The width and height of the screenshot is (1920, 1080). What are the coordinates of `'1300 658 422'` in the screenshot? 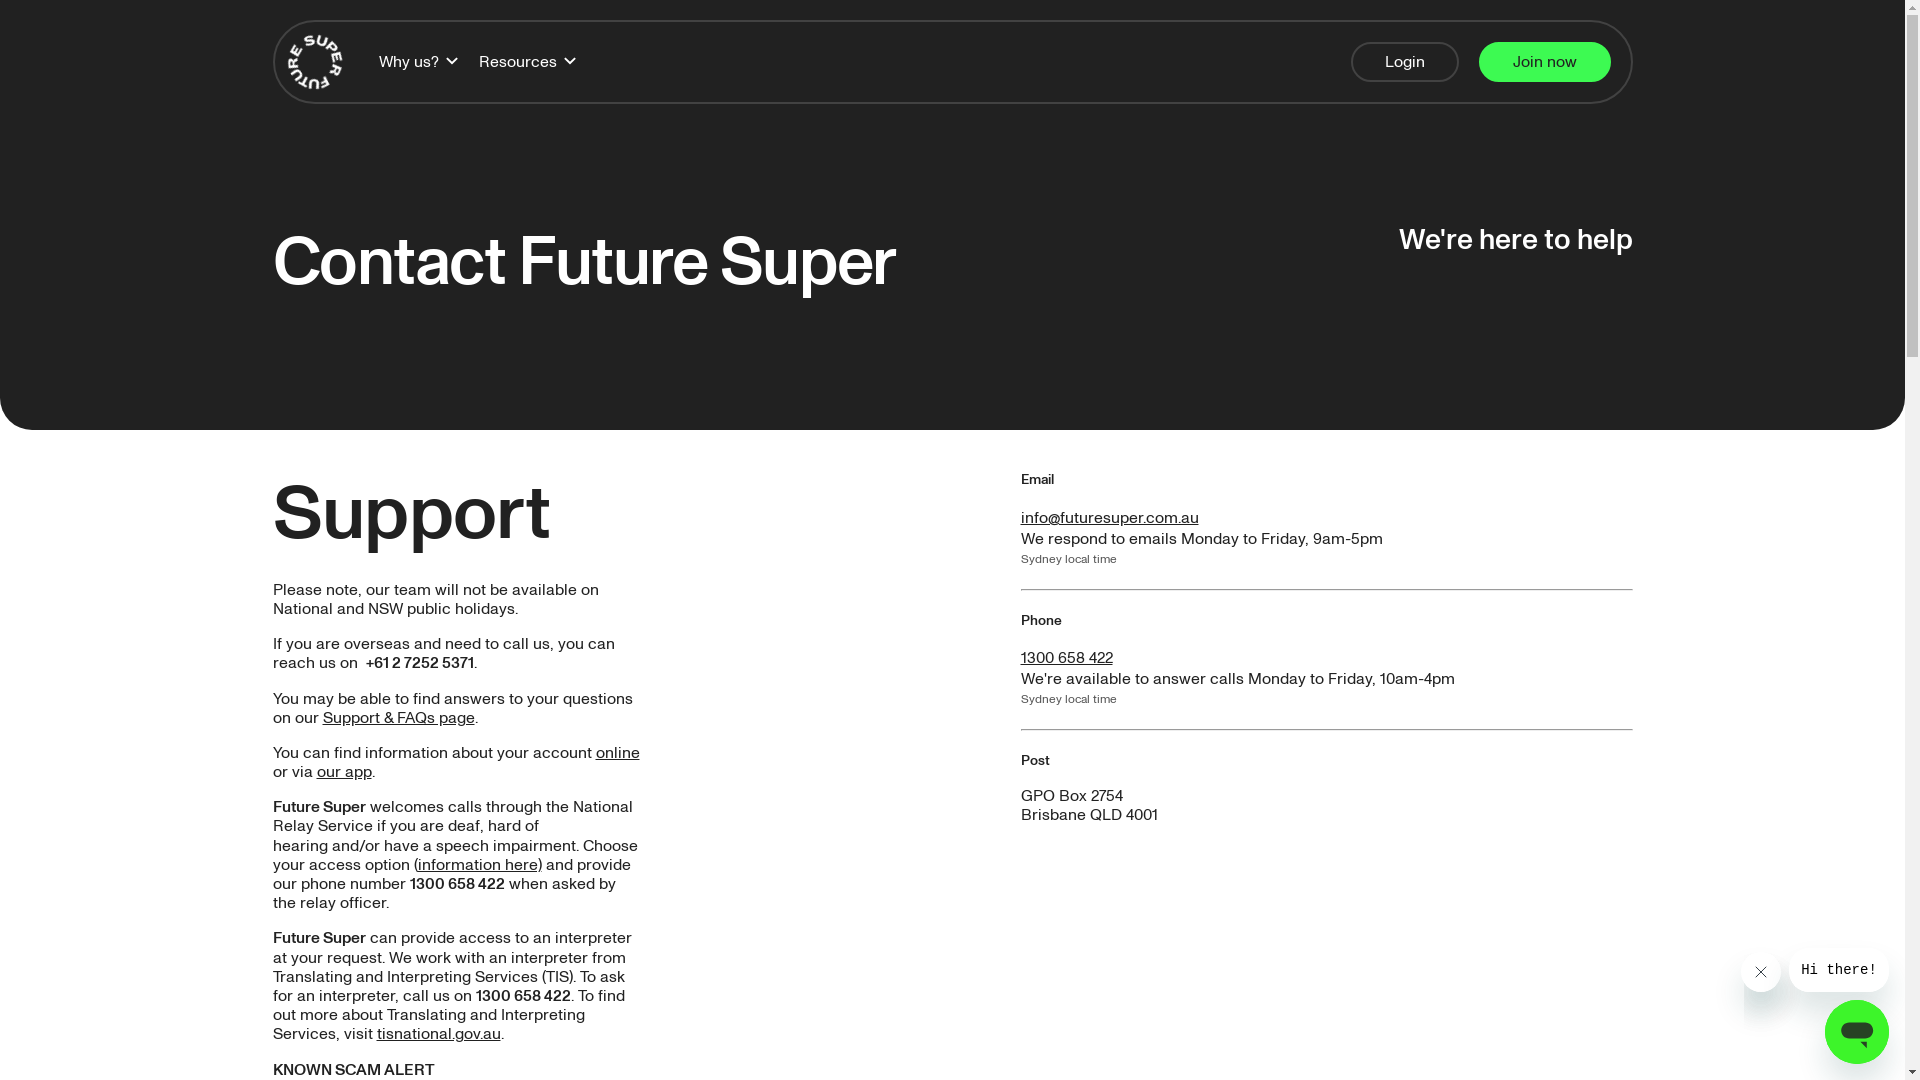 It's located at (1064, 658).